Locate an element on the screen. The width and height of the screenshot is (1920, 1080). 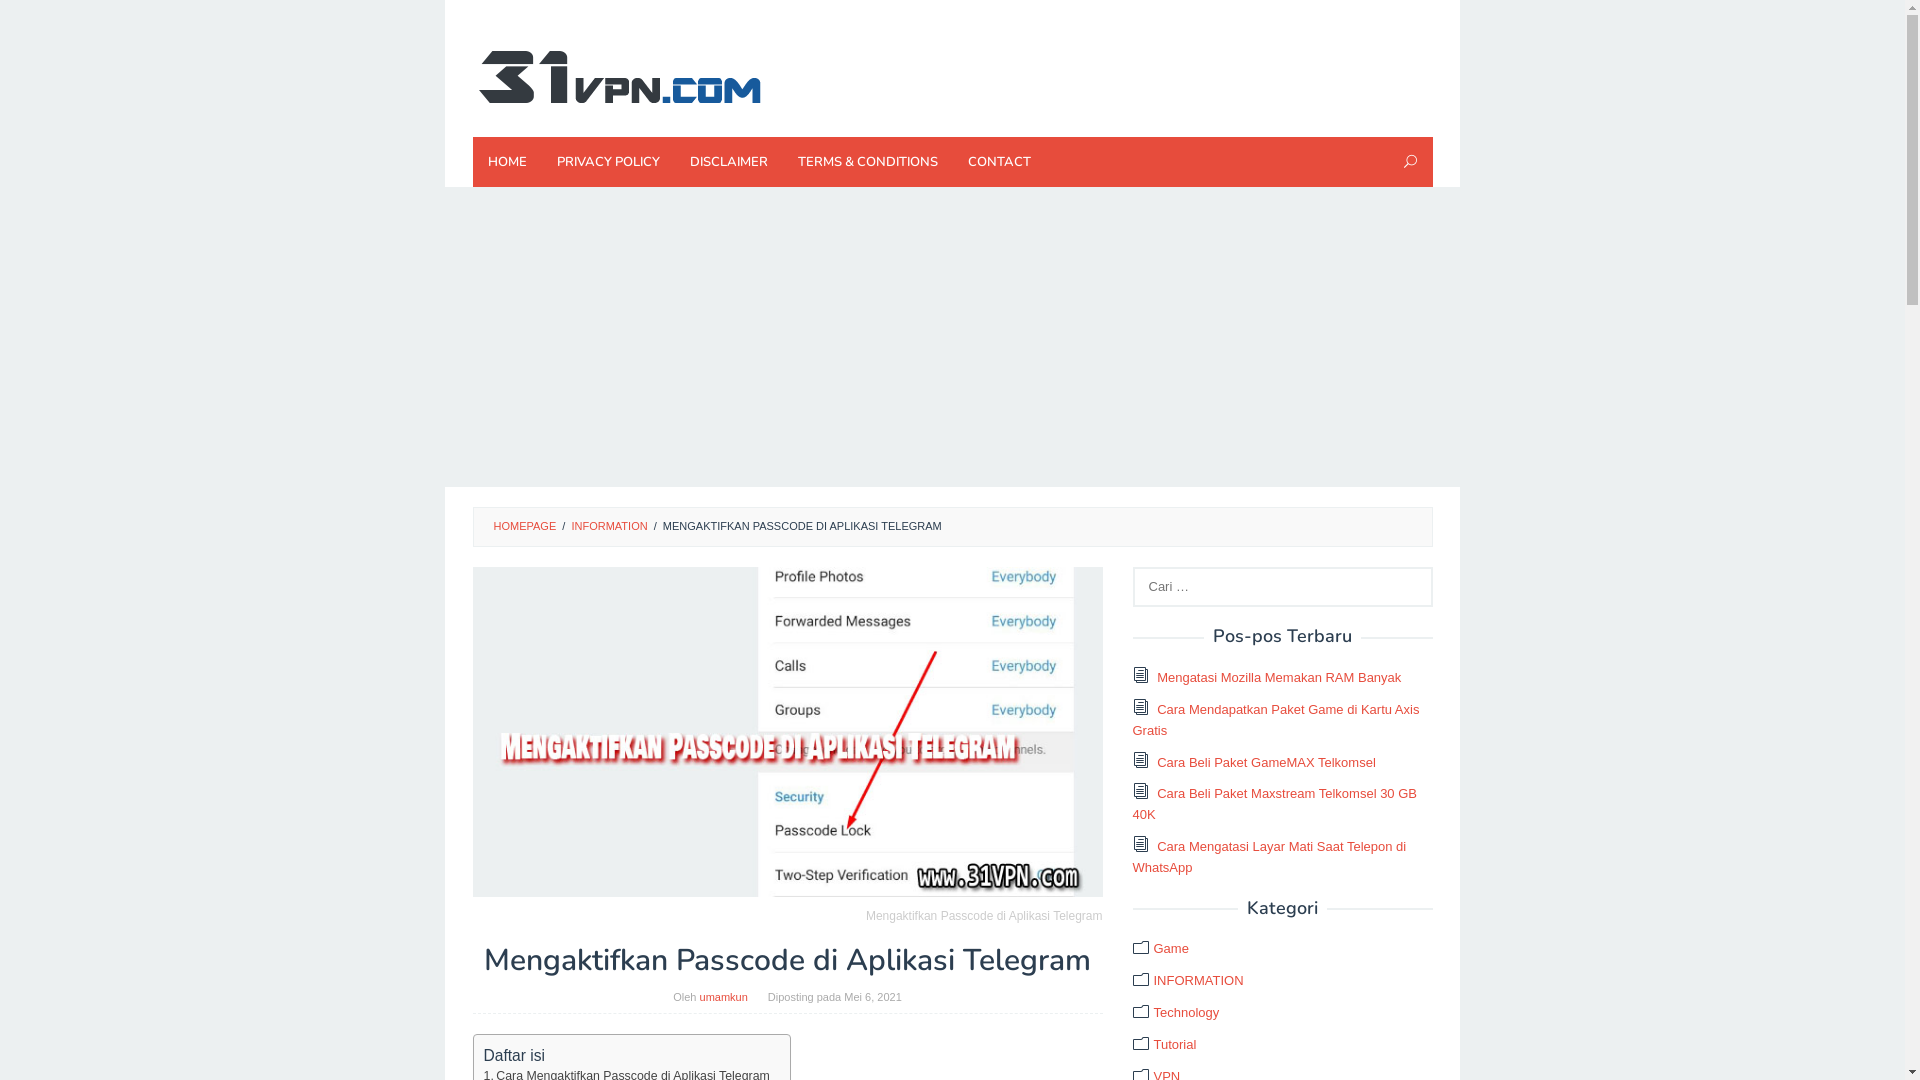
'umamkun' is located at coordinates (700, 996).